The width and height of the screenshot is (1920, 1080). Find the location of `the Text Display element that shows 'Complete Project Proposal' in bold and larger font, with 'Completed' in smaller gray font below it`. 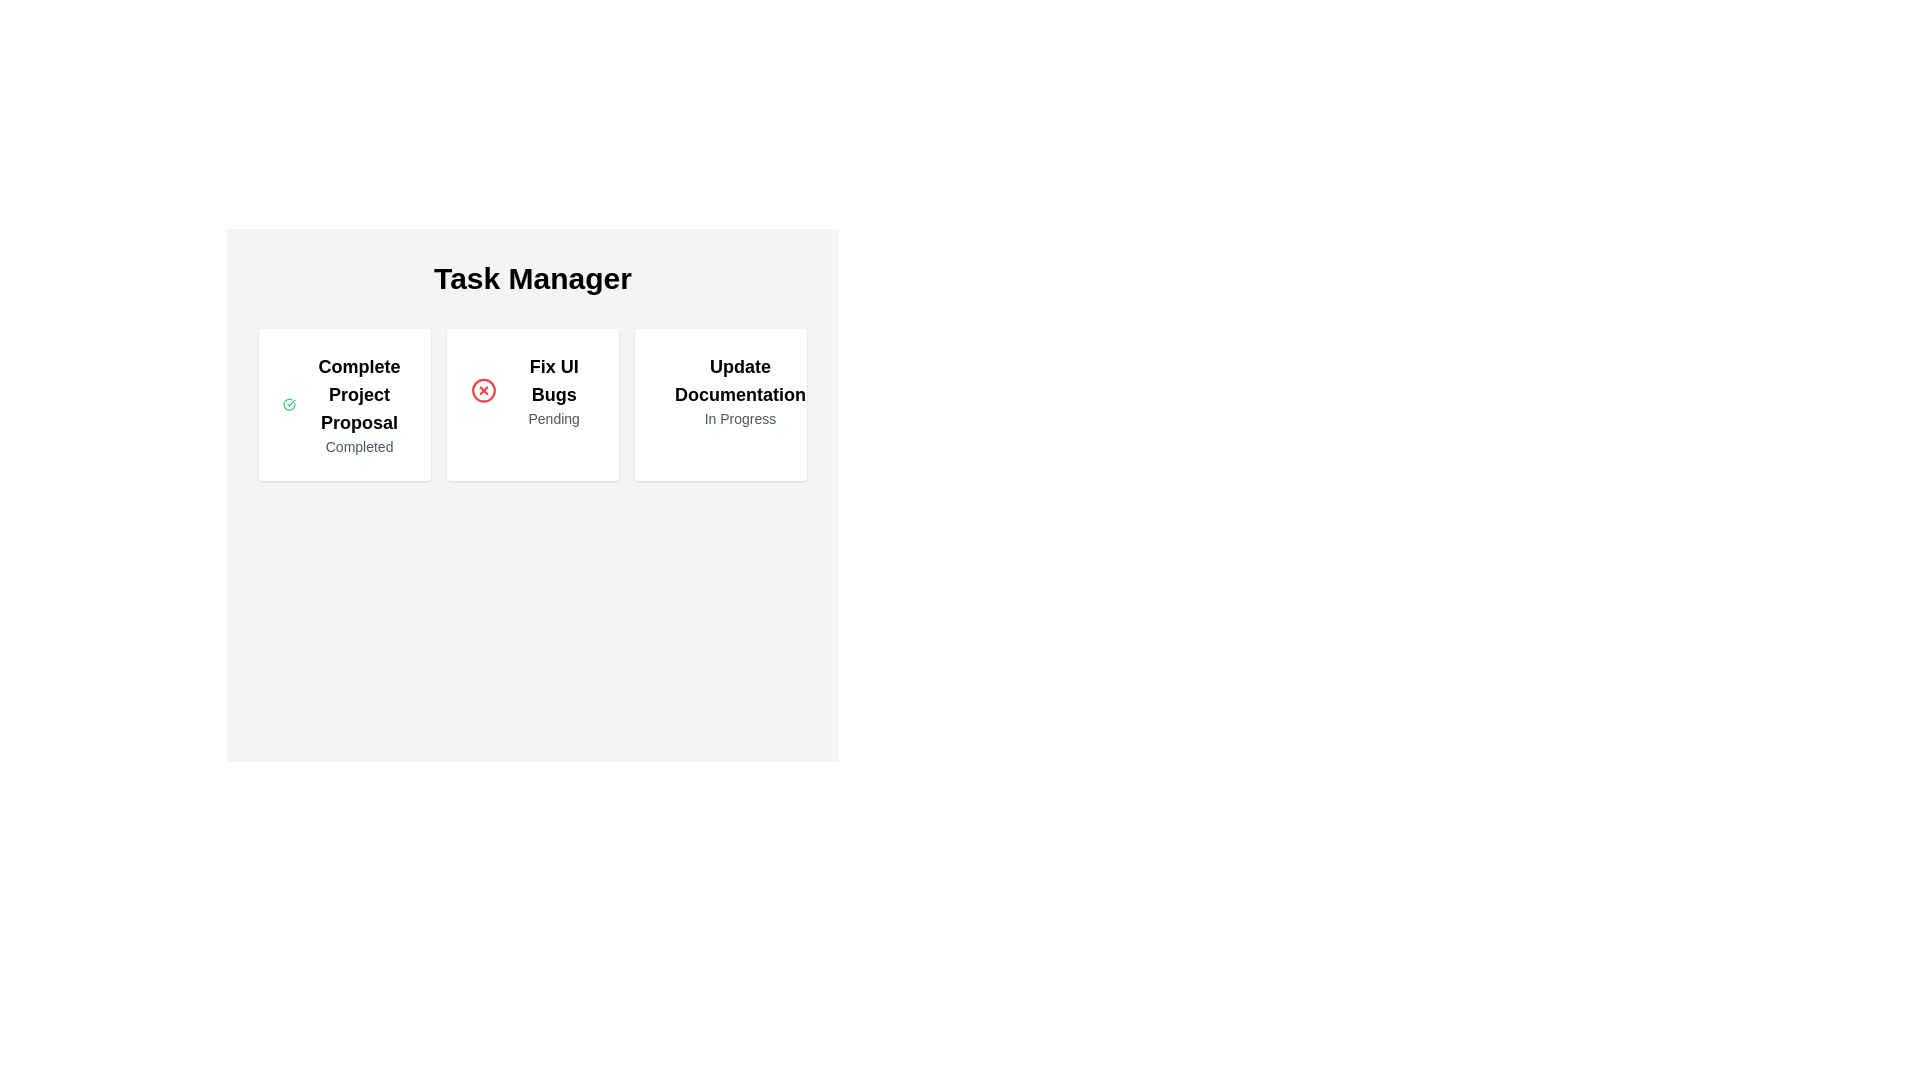

the Text Display element that shows 'Complete Project Proposal' in bold and larger font, with 'Completed' in smaller gray font below it is located at coordinates (359, 405).